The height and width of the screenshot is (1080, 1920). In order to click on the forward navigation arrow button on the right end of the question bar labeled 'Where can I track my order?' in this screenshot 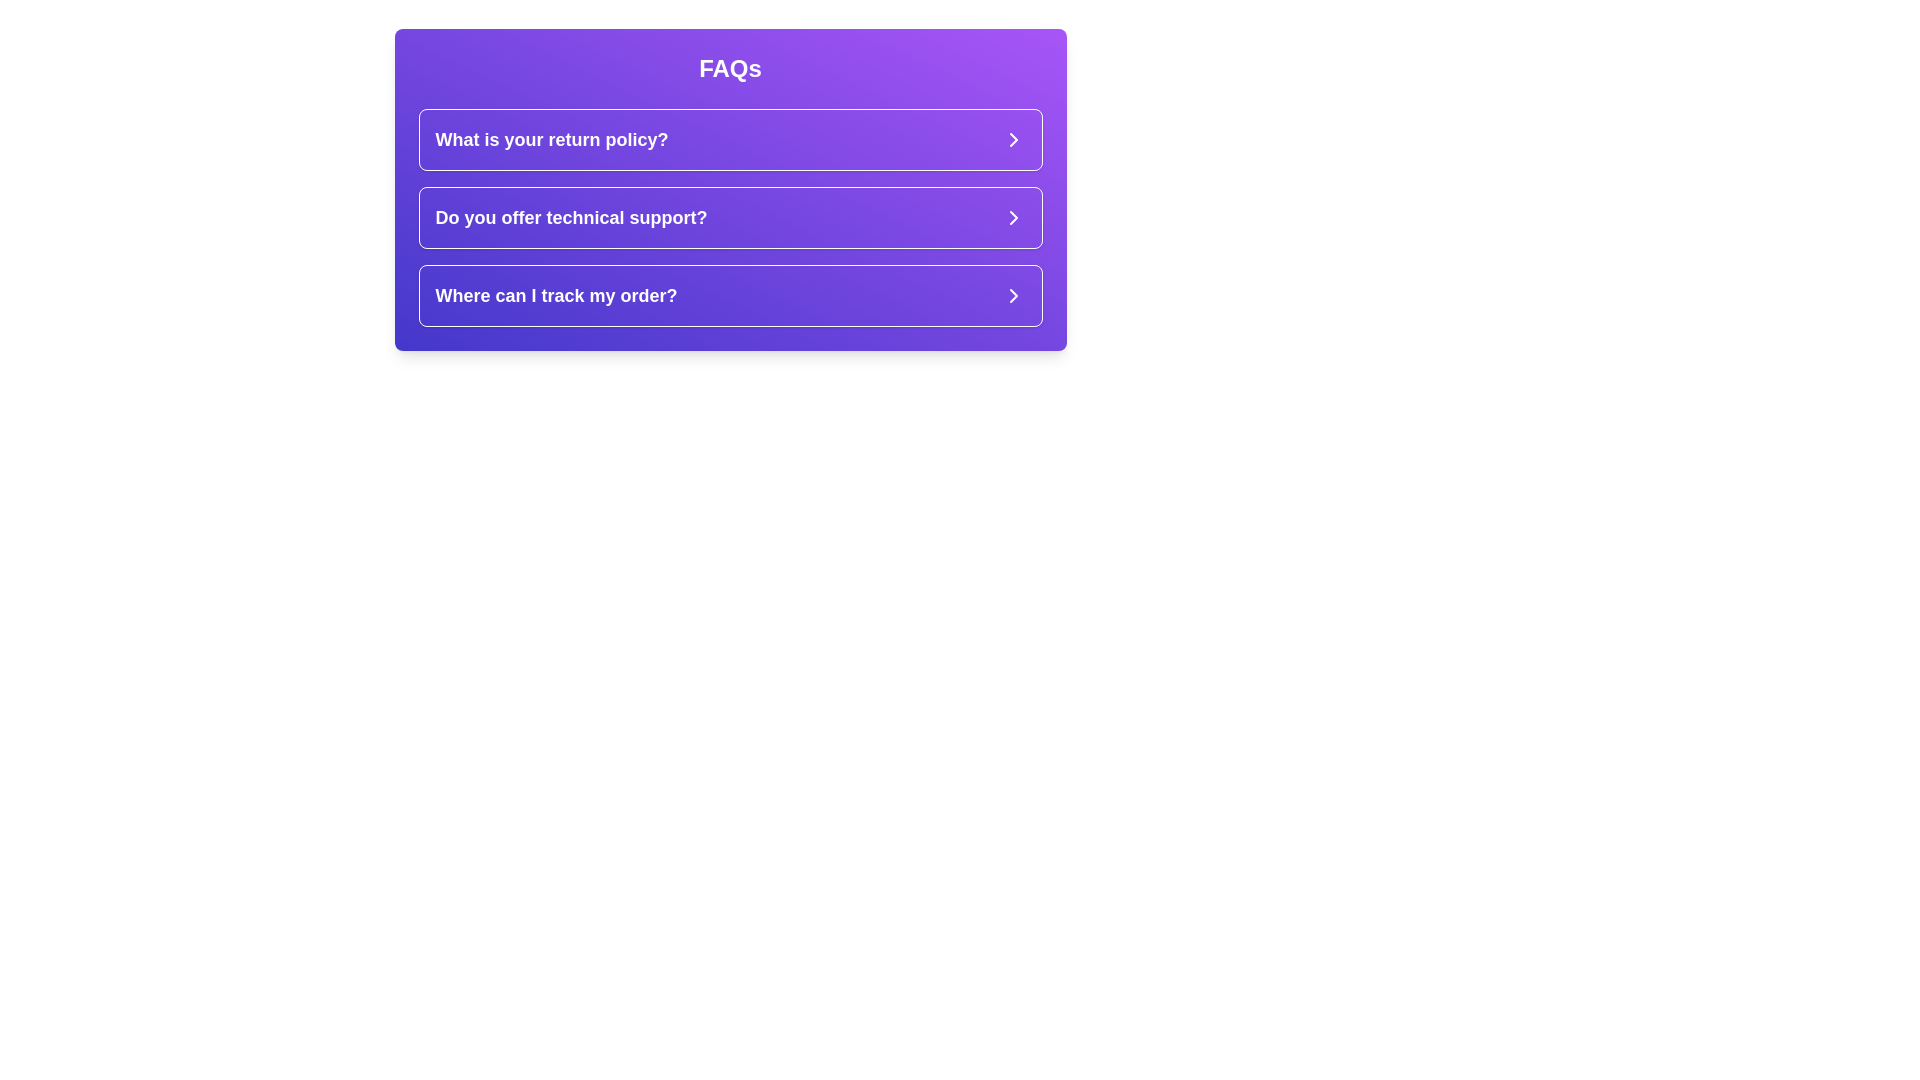, I will do `click(1013, 296)`.